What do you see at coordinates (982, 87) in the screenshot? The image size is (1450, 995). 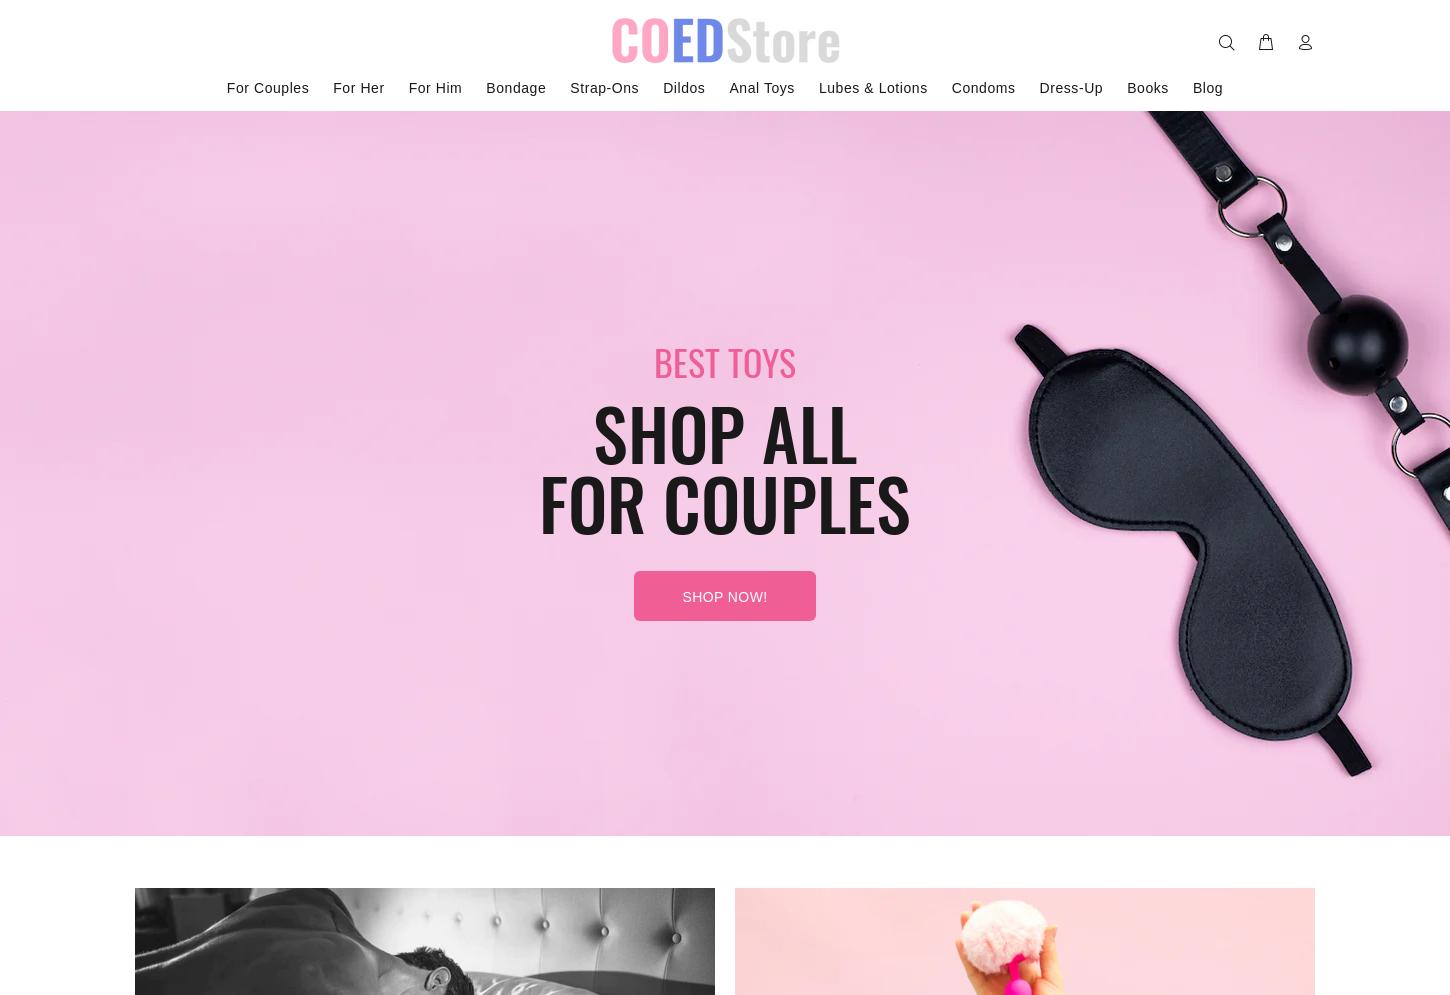 I see `'Condoms'` at bounding box center [982, 87].